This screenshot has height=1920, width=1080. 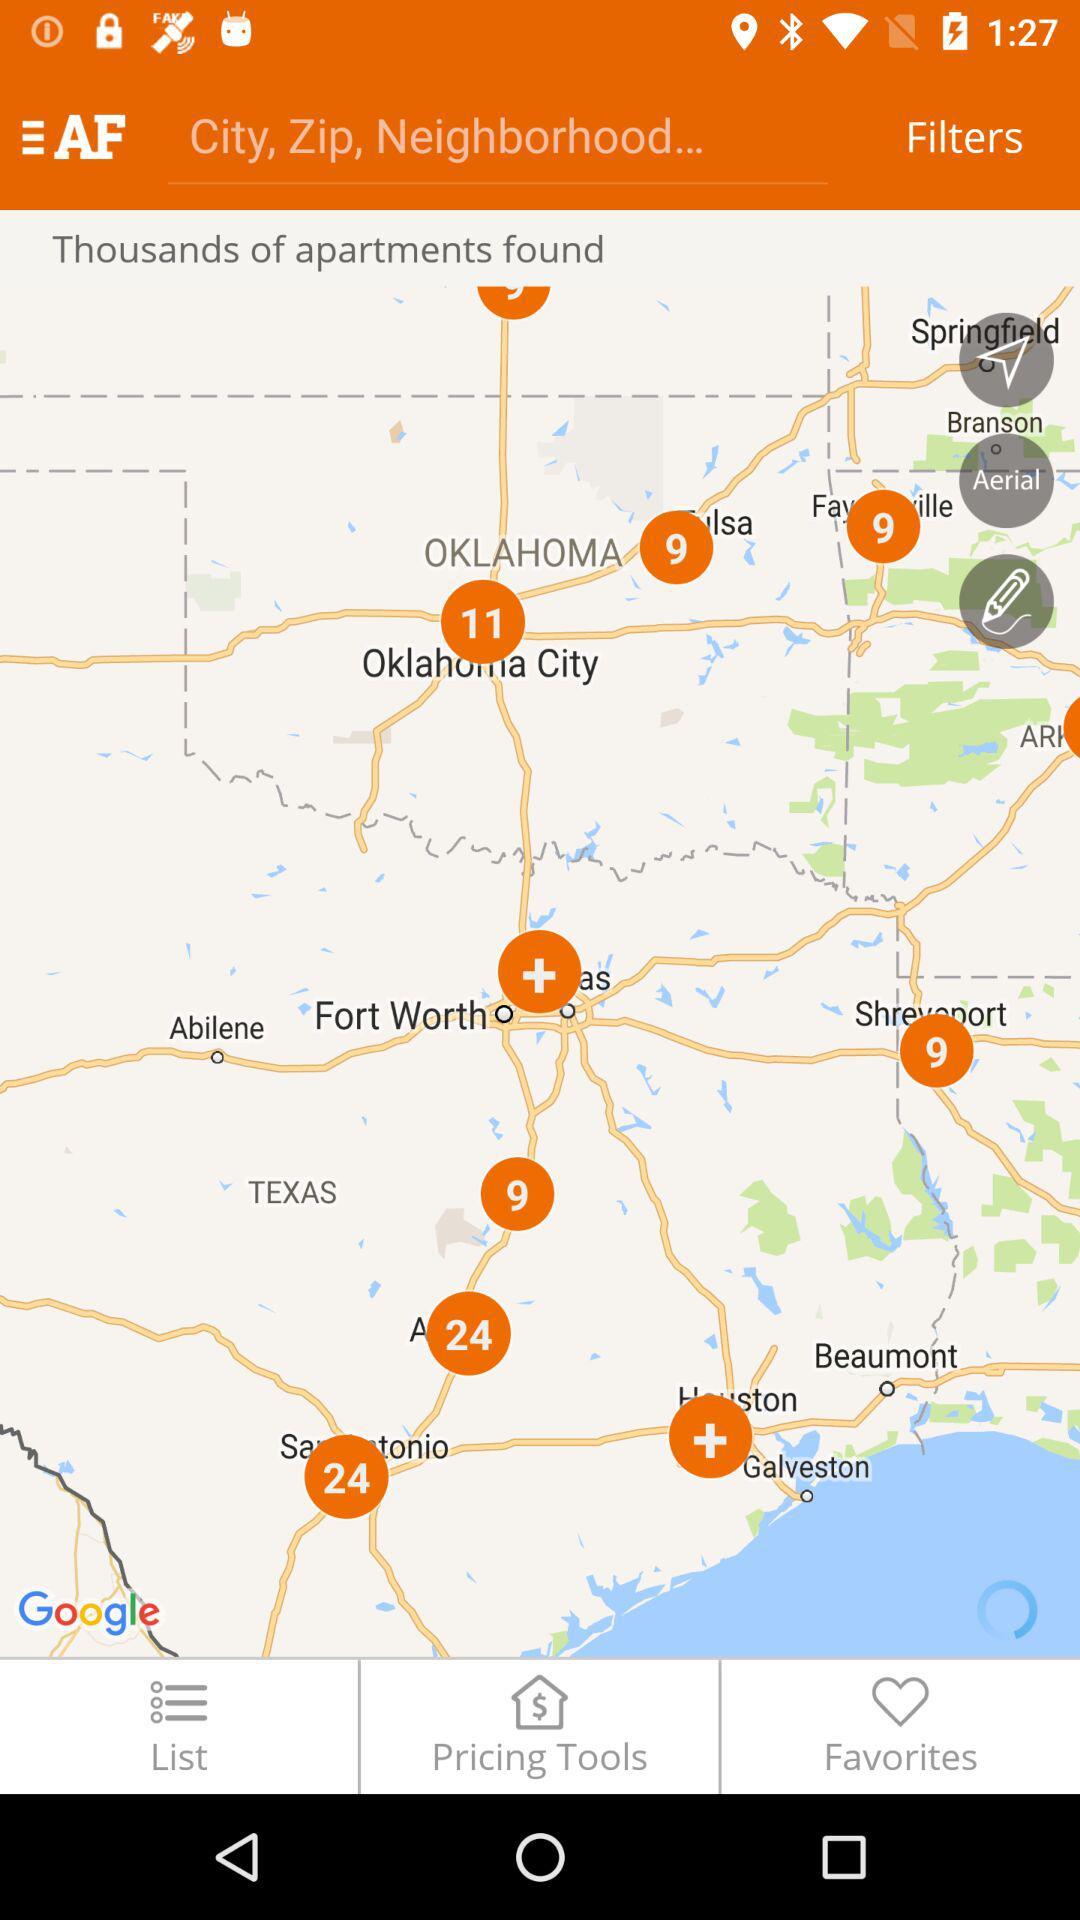 What do you see at coordinates (177, 1725) in the screenshot?
I see `item to the left of pricing tools icon` at bounding box center [177, 1725].